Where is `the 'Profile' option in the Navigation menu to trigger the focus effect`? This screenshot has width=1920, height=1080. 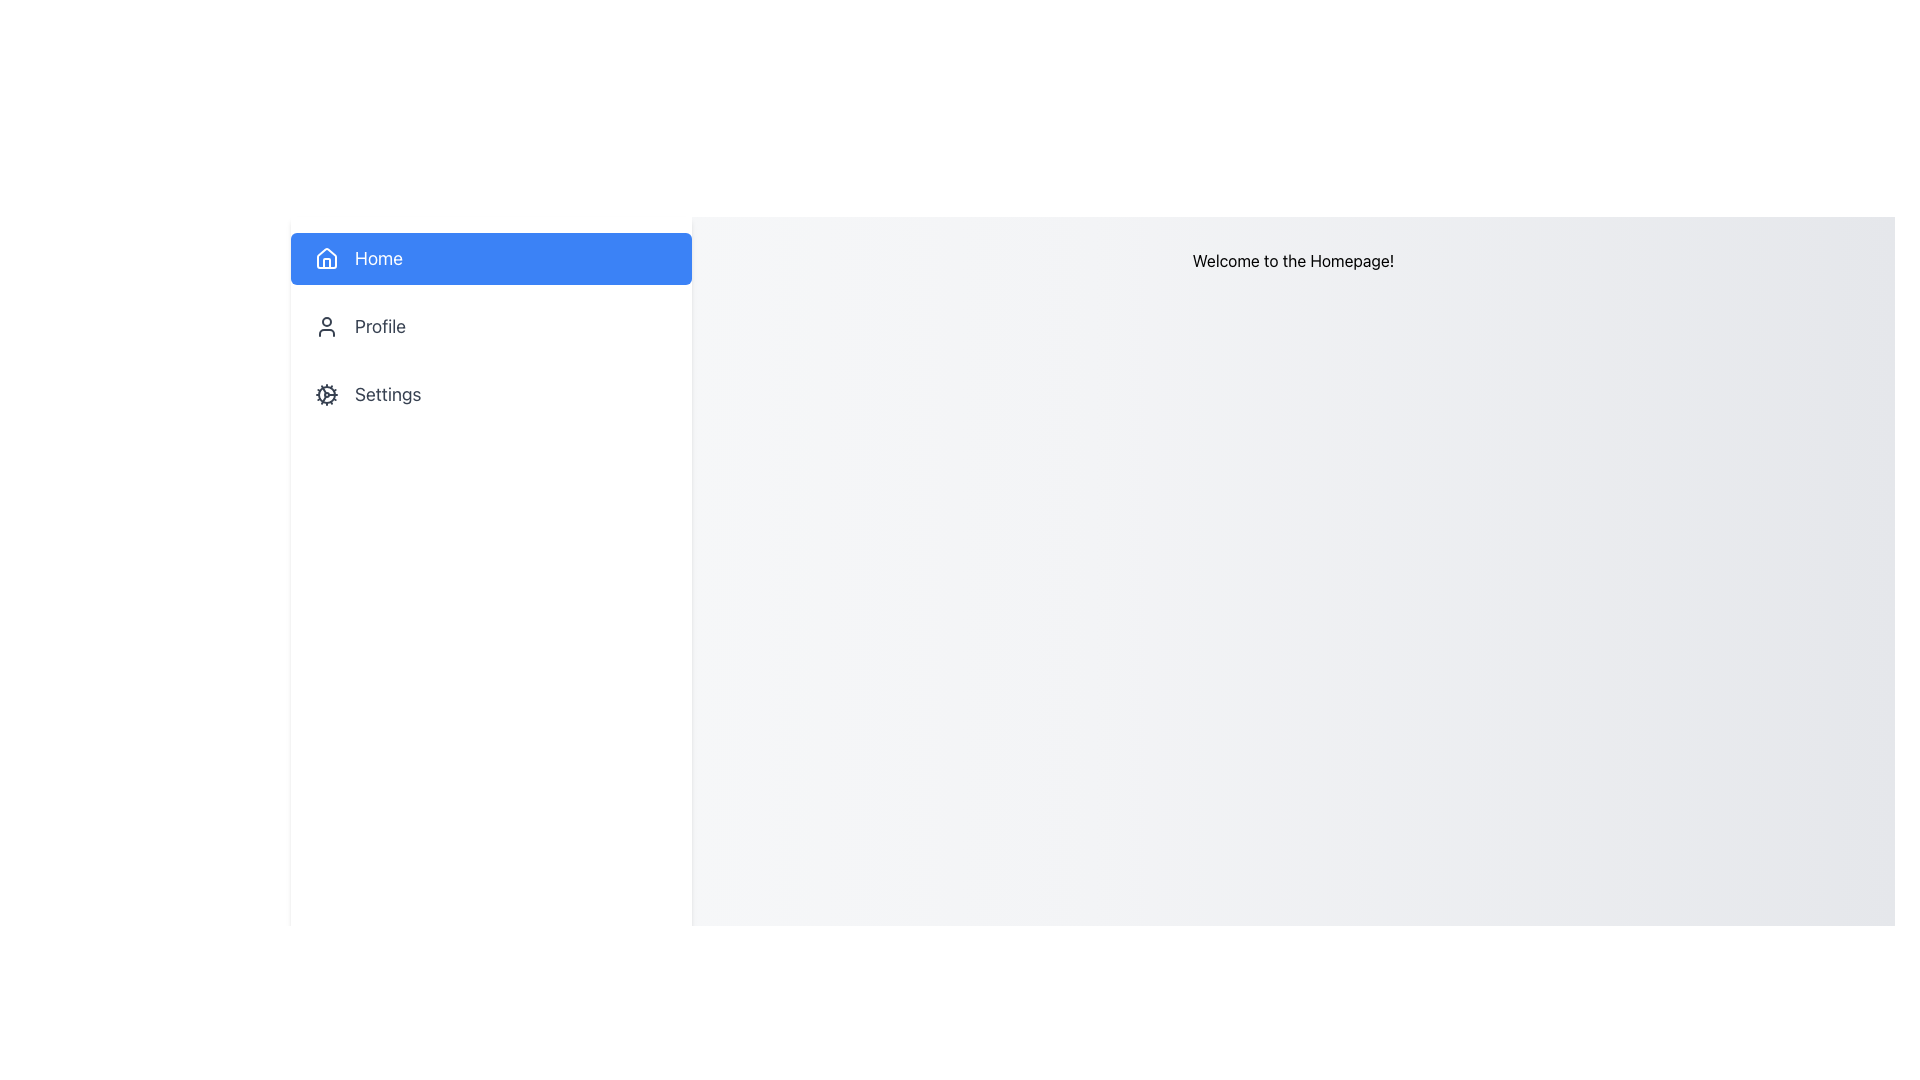
the 'Profile' option in the Navigation menu to trigger the focus effect is located at coordinates (491, 334).